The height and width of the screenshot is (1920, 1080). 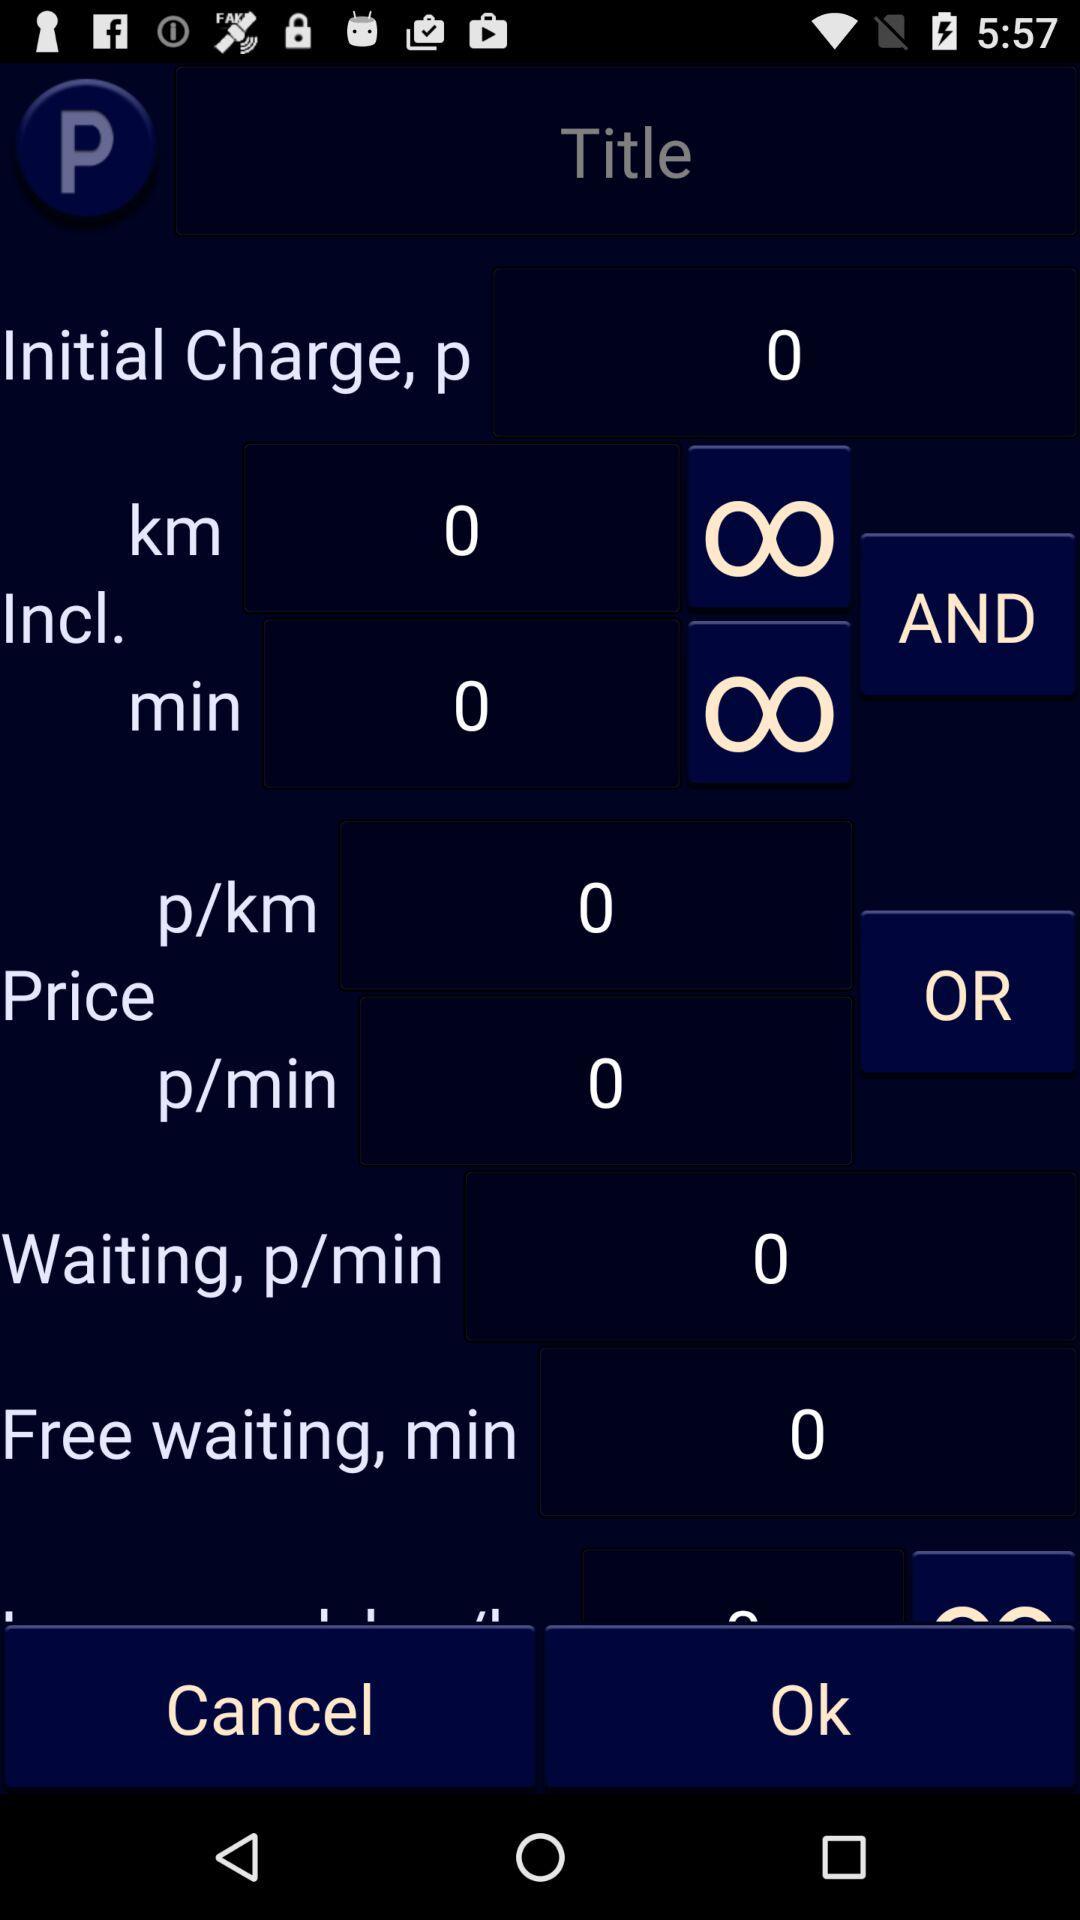 I want to click on 0 at price pkm, so click(x=595, y=904).